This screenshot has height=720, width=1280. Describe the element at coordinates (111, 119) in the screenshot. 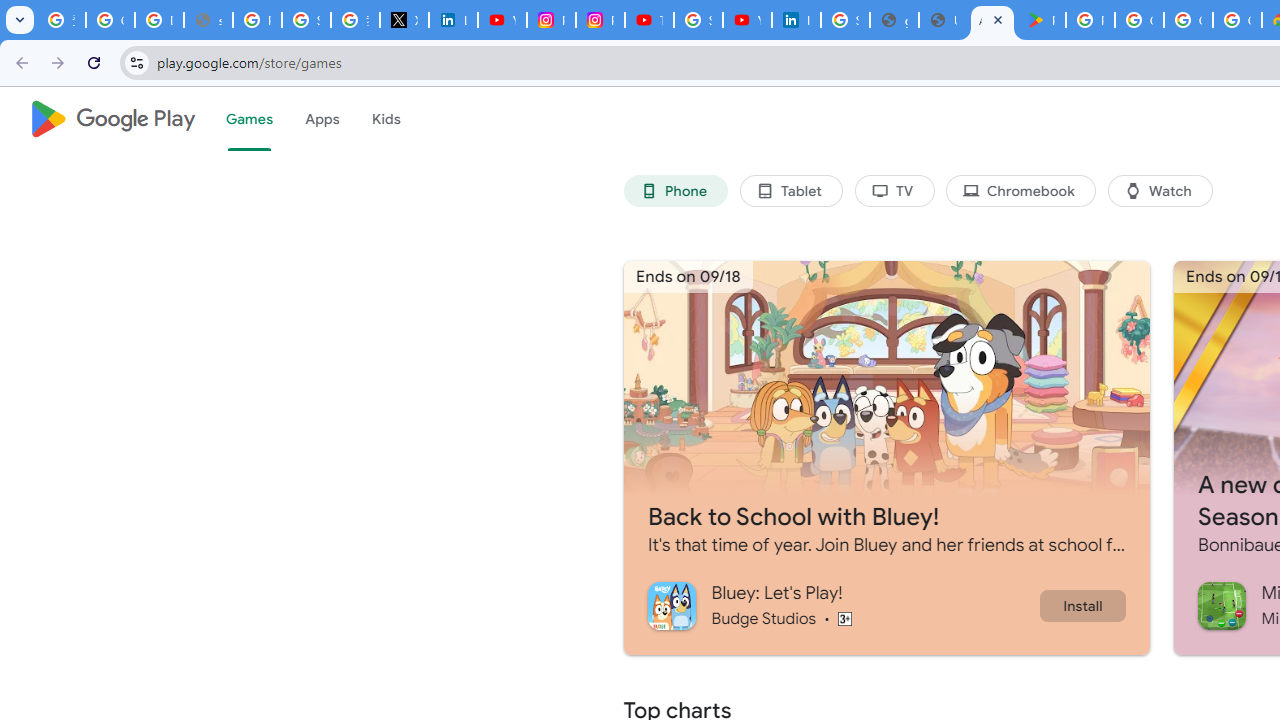

I see `'Google Play logo'` at that location.